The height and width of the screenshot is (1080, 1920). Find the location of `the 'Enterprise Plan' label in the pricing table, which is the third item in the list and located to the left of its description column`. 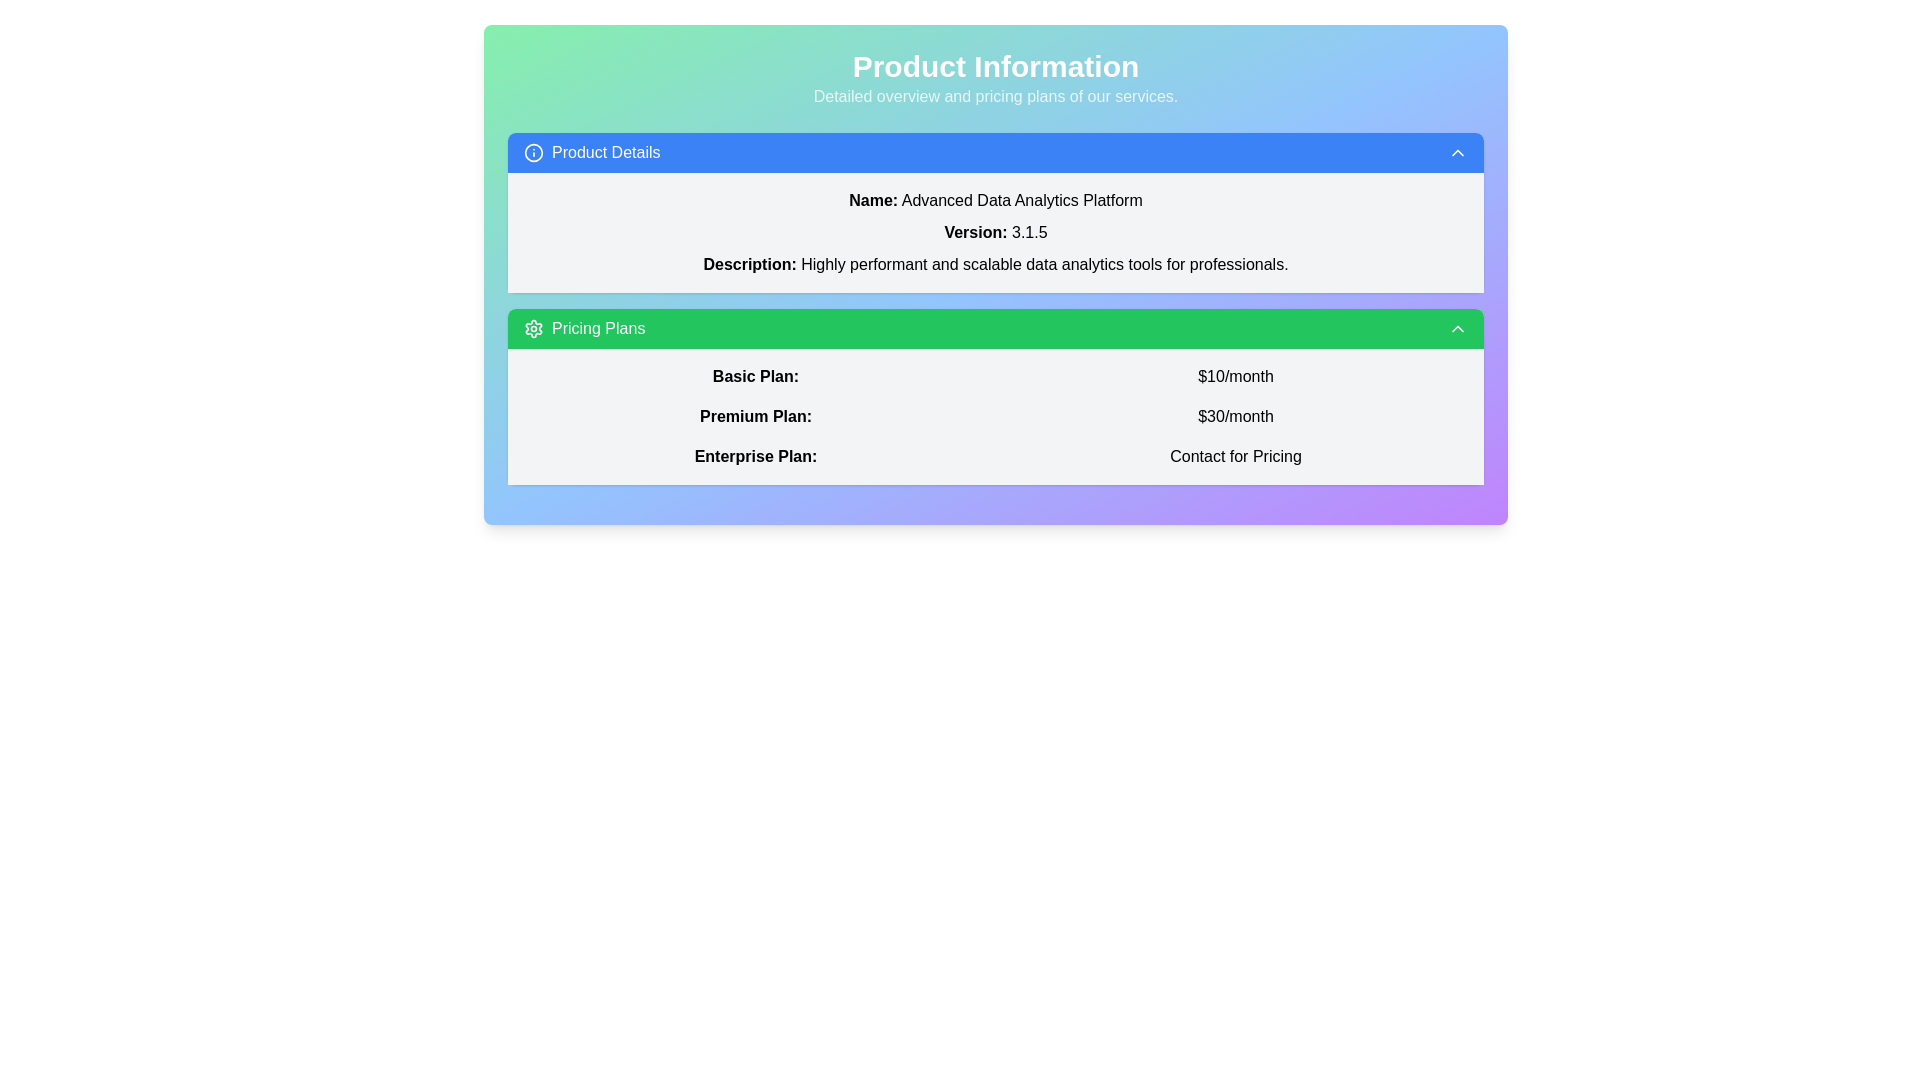

the 'Enterprise Plan' label in the pricing table, which is the third item in the list and located to the left of its description column is located at coordinates (754, 456).